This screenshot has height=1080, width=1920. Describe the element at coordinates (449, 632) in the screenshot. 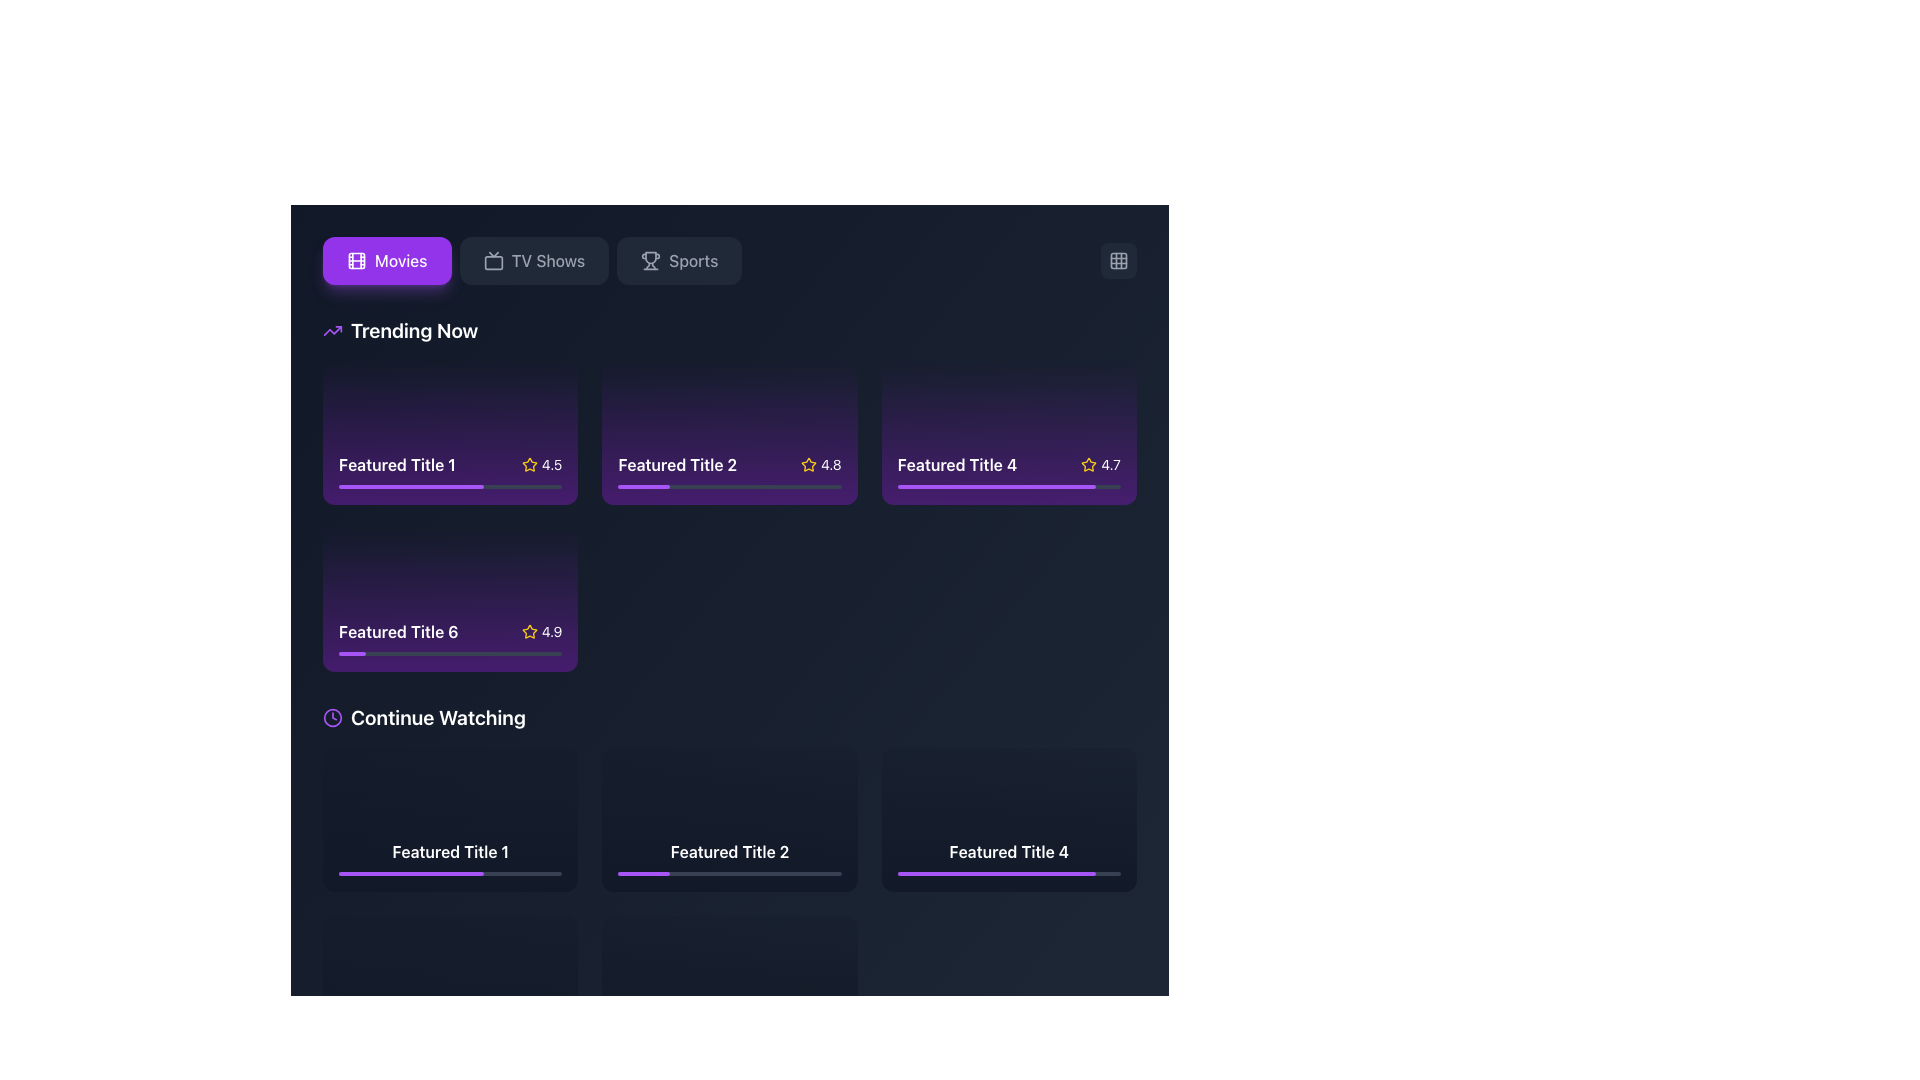

I see `the 'Featured Title 6' list item in the 'Trending Now' section` at that location.